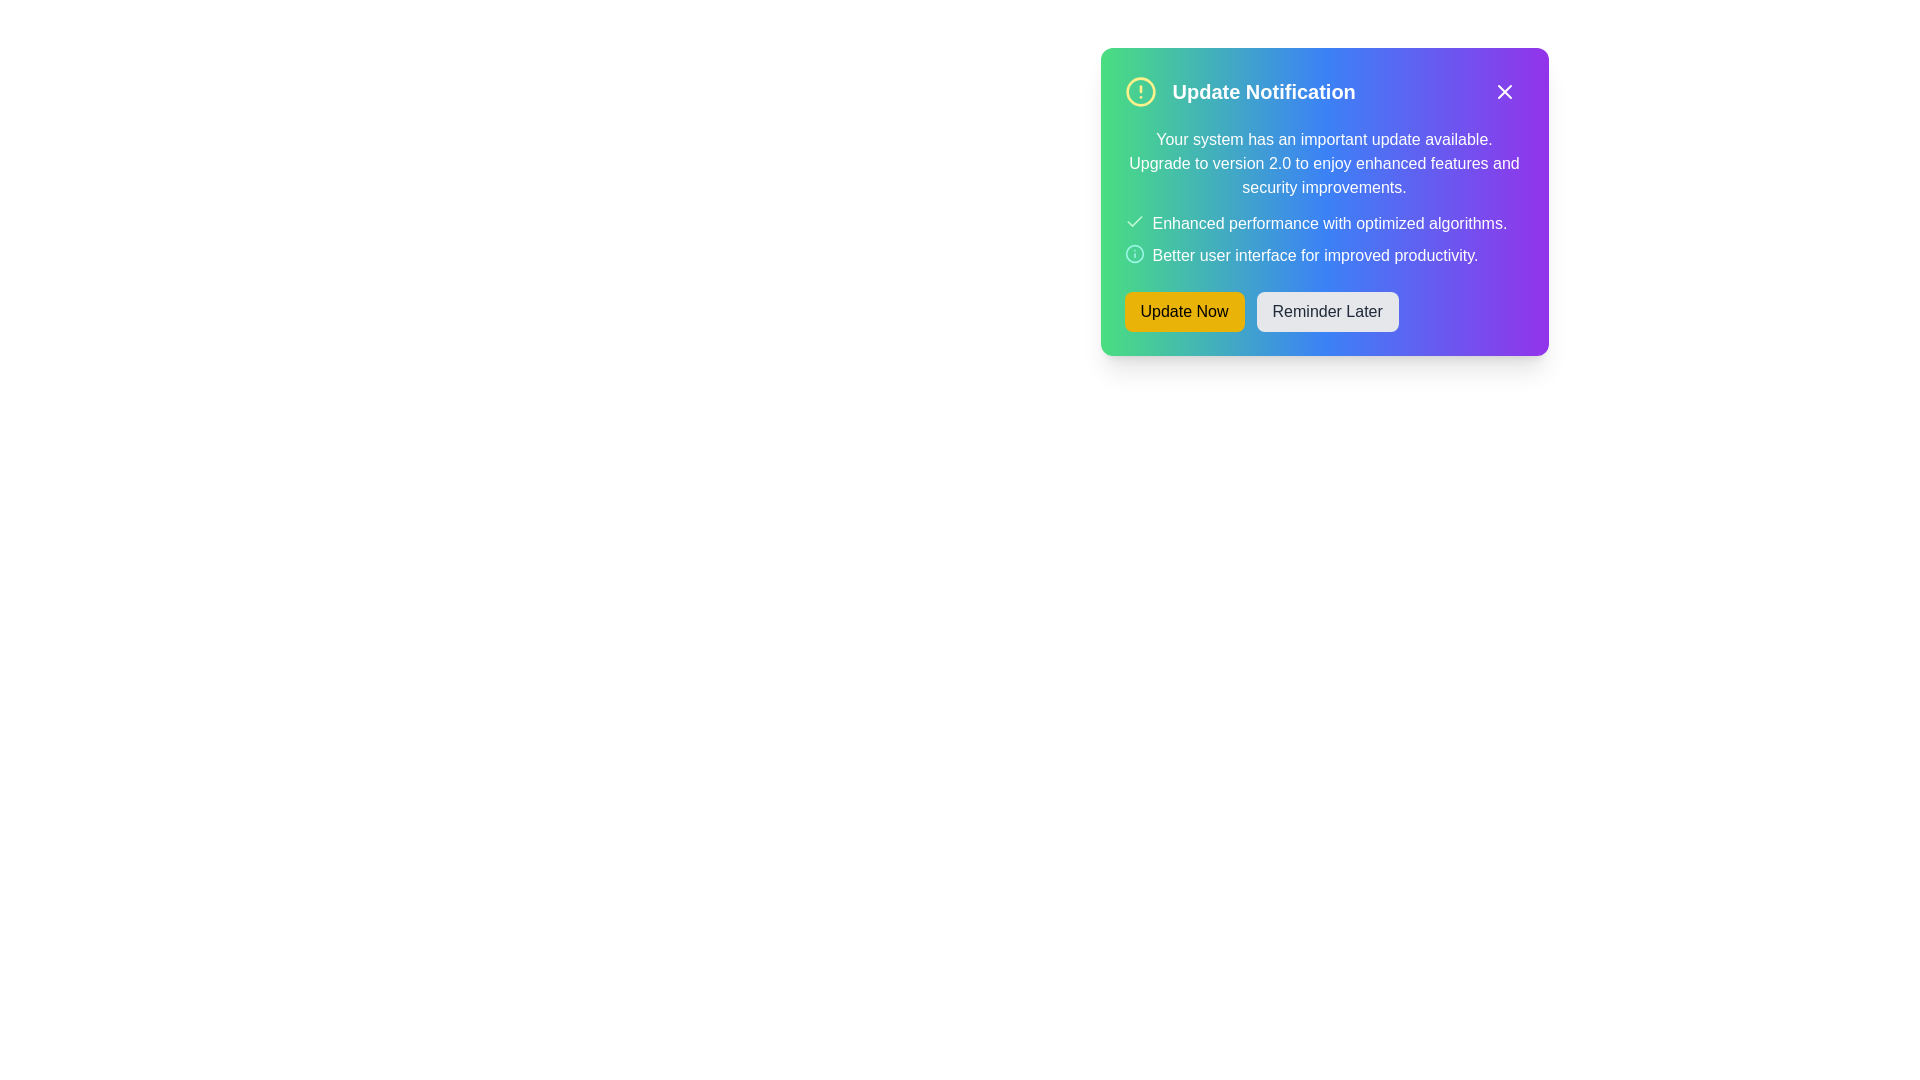 This screenshot has height=1080, width=1920. Describe the element at coordinates (1504, 92) in the screenshot. I see `the 'X'-shaped close icon located in the upper-right corner of the notification card` at that location.